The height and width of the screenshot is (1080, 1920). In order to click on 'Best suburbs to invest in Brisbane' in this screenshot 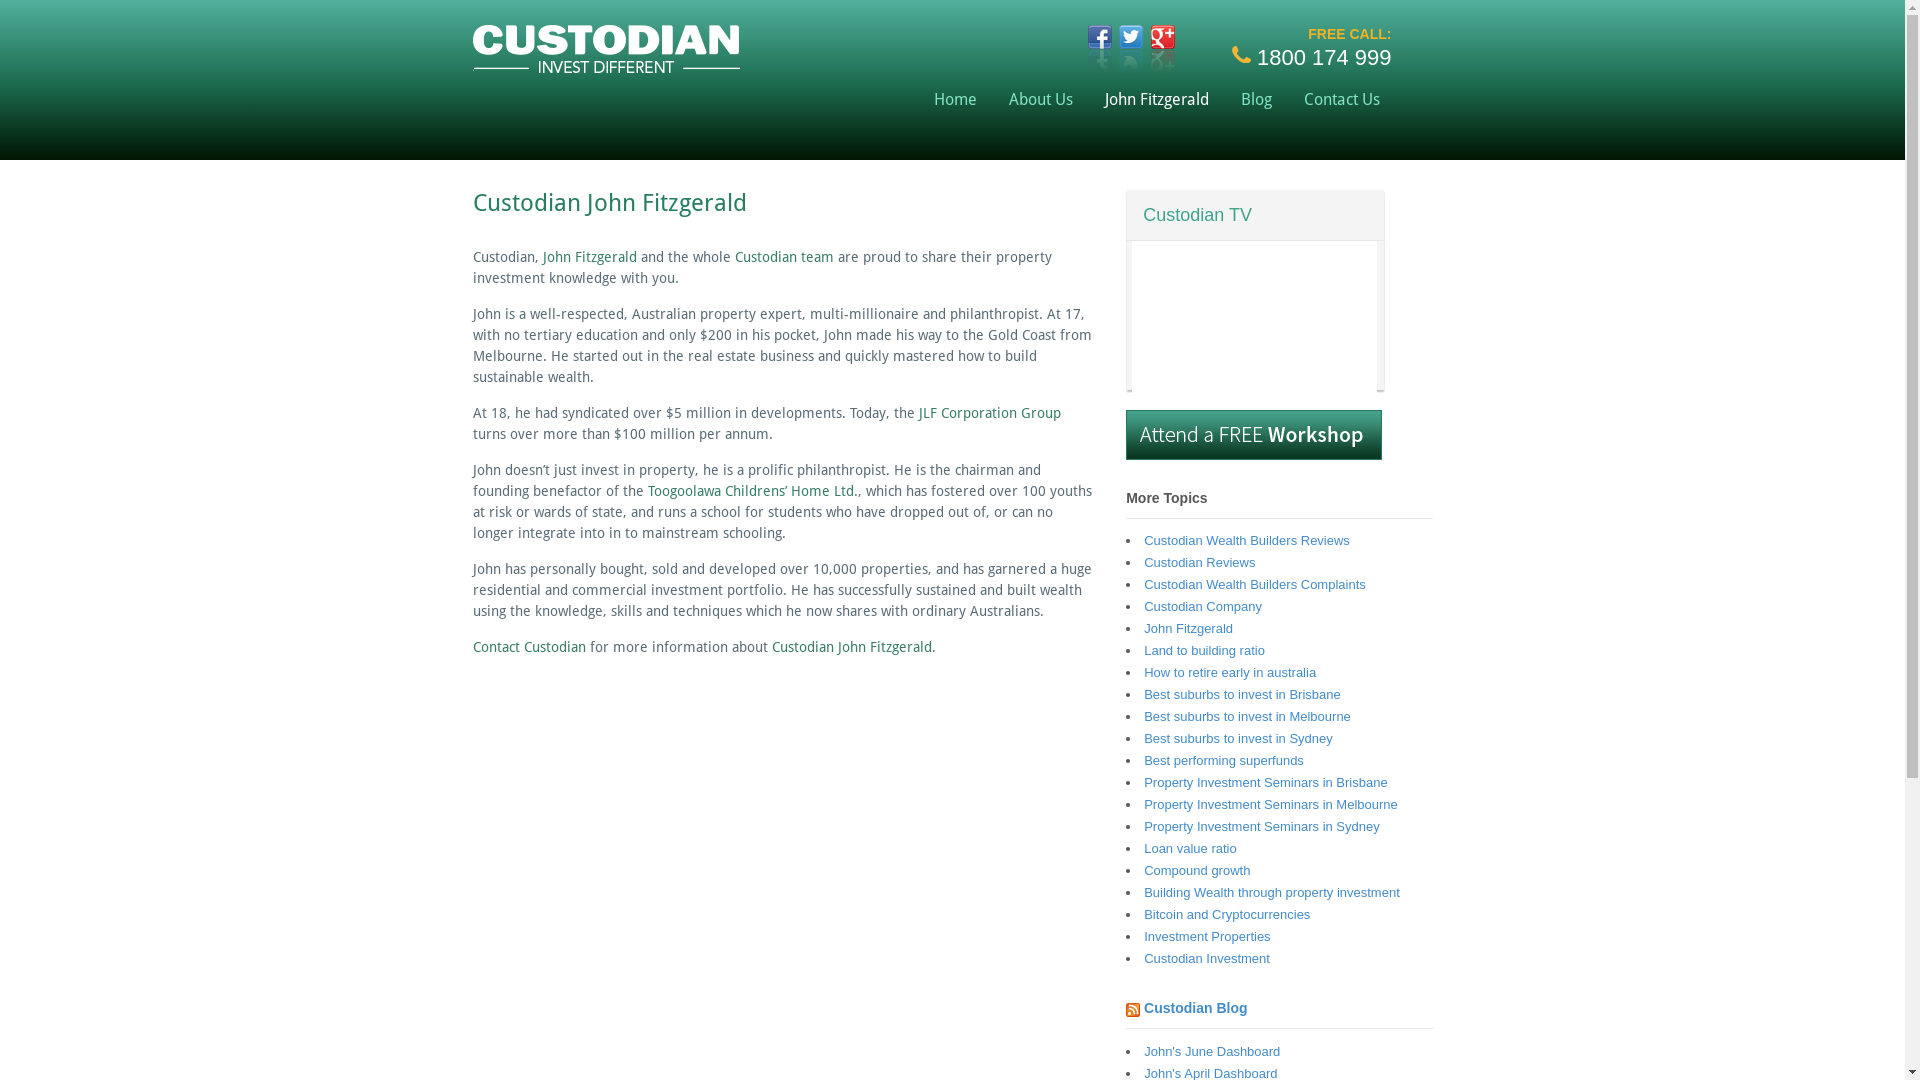, I will do `click(1241, 693)`.